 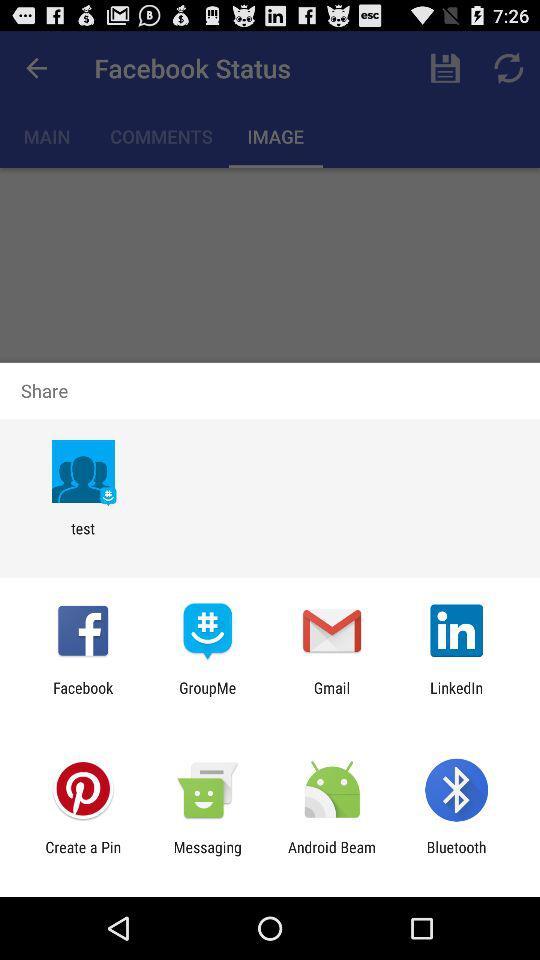 What do you see at coordinates (332, 696) in the screenshot?
I see `the item next to linkedin item` at bounding box center [332, 696].